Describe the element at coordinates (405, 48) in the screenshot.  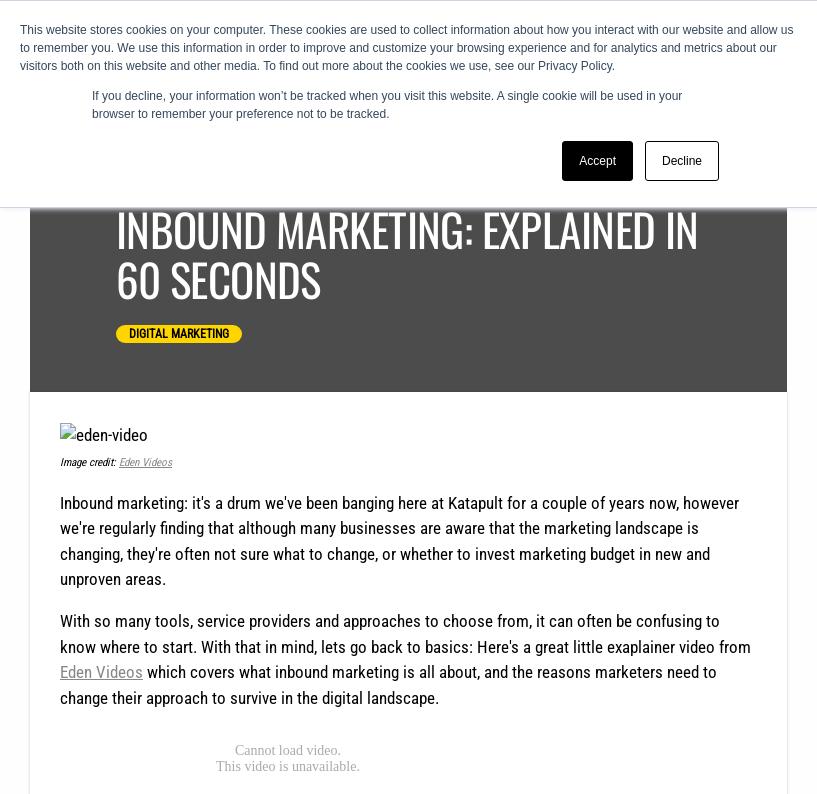
I see `'This website stores cookies on your computer. These cookies are used to collect information about how you interact with our website and allow us to remember you. We use this information in order to improve and customize your browsing experience and for analytics and metrics about our visitors both on this website and other media. To find out more about the cookies we use, see our Privacy Policy.'` at that location.